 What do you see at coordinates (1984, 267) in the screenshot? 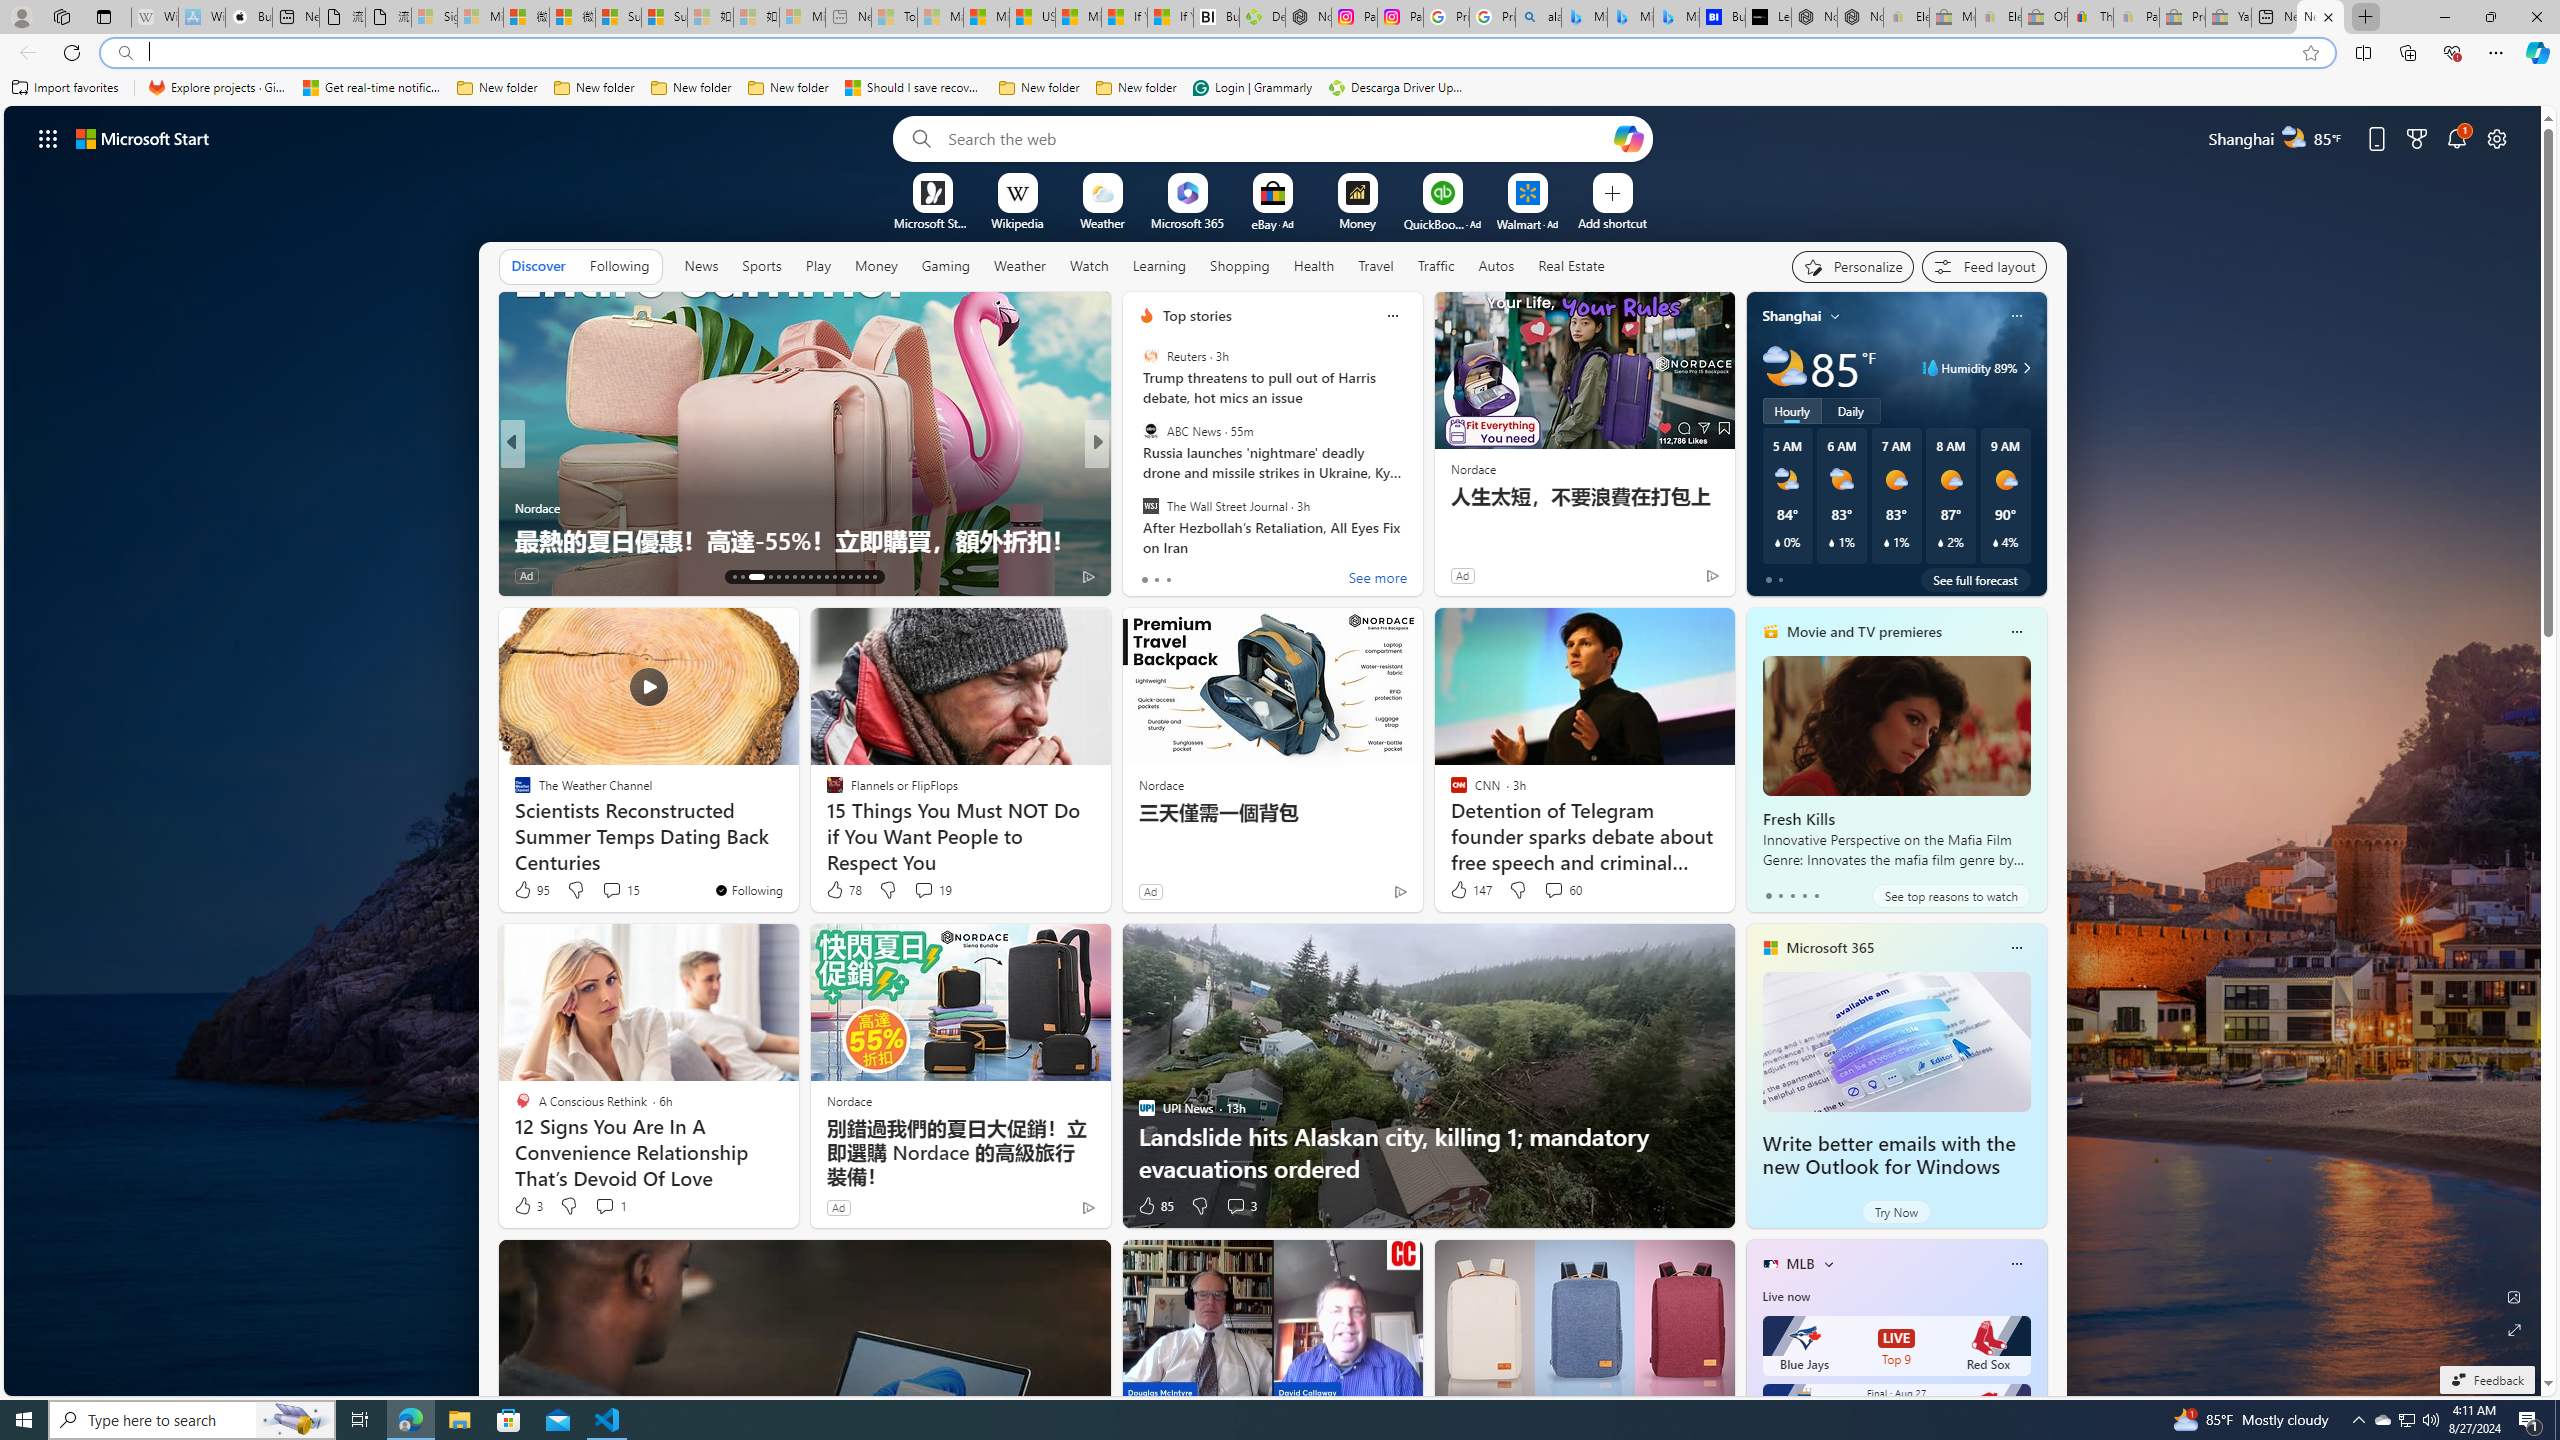
I see `'Feed settings'` at bounding box center [1984, 267].